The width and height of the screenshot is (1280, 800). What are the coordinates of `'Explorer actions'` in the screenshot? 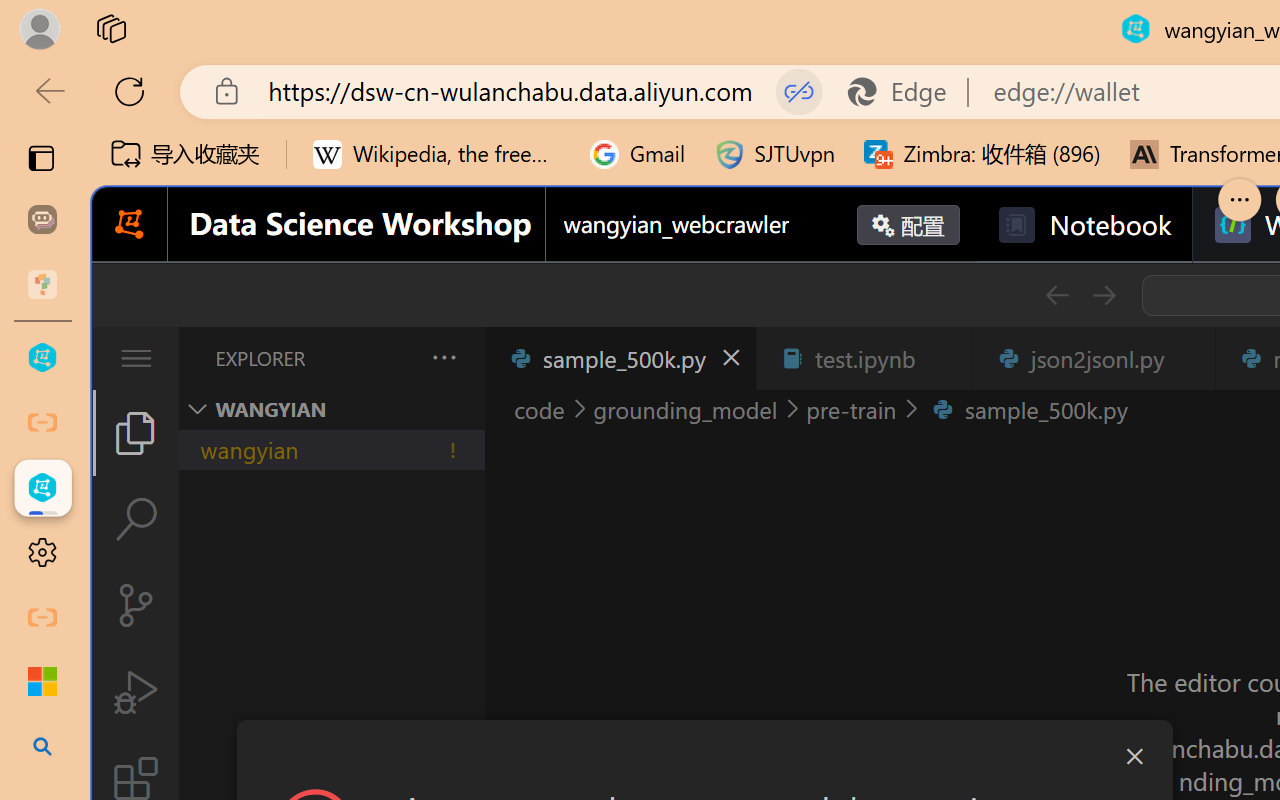 It's located at (391, 358).